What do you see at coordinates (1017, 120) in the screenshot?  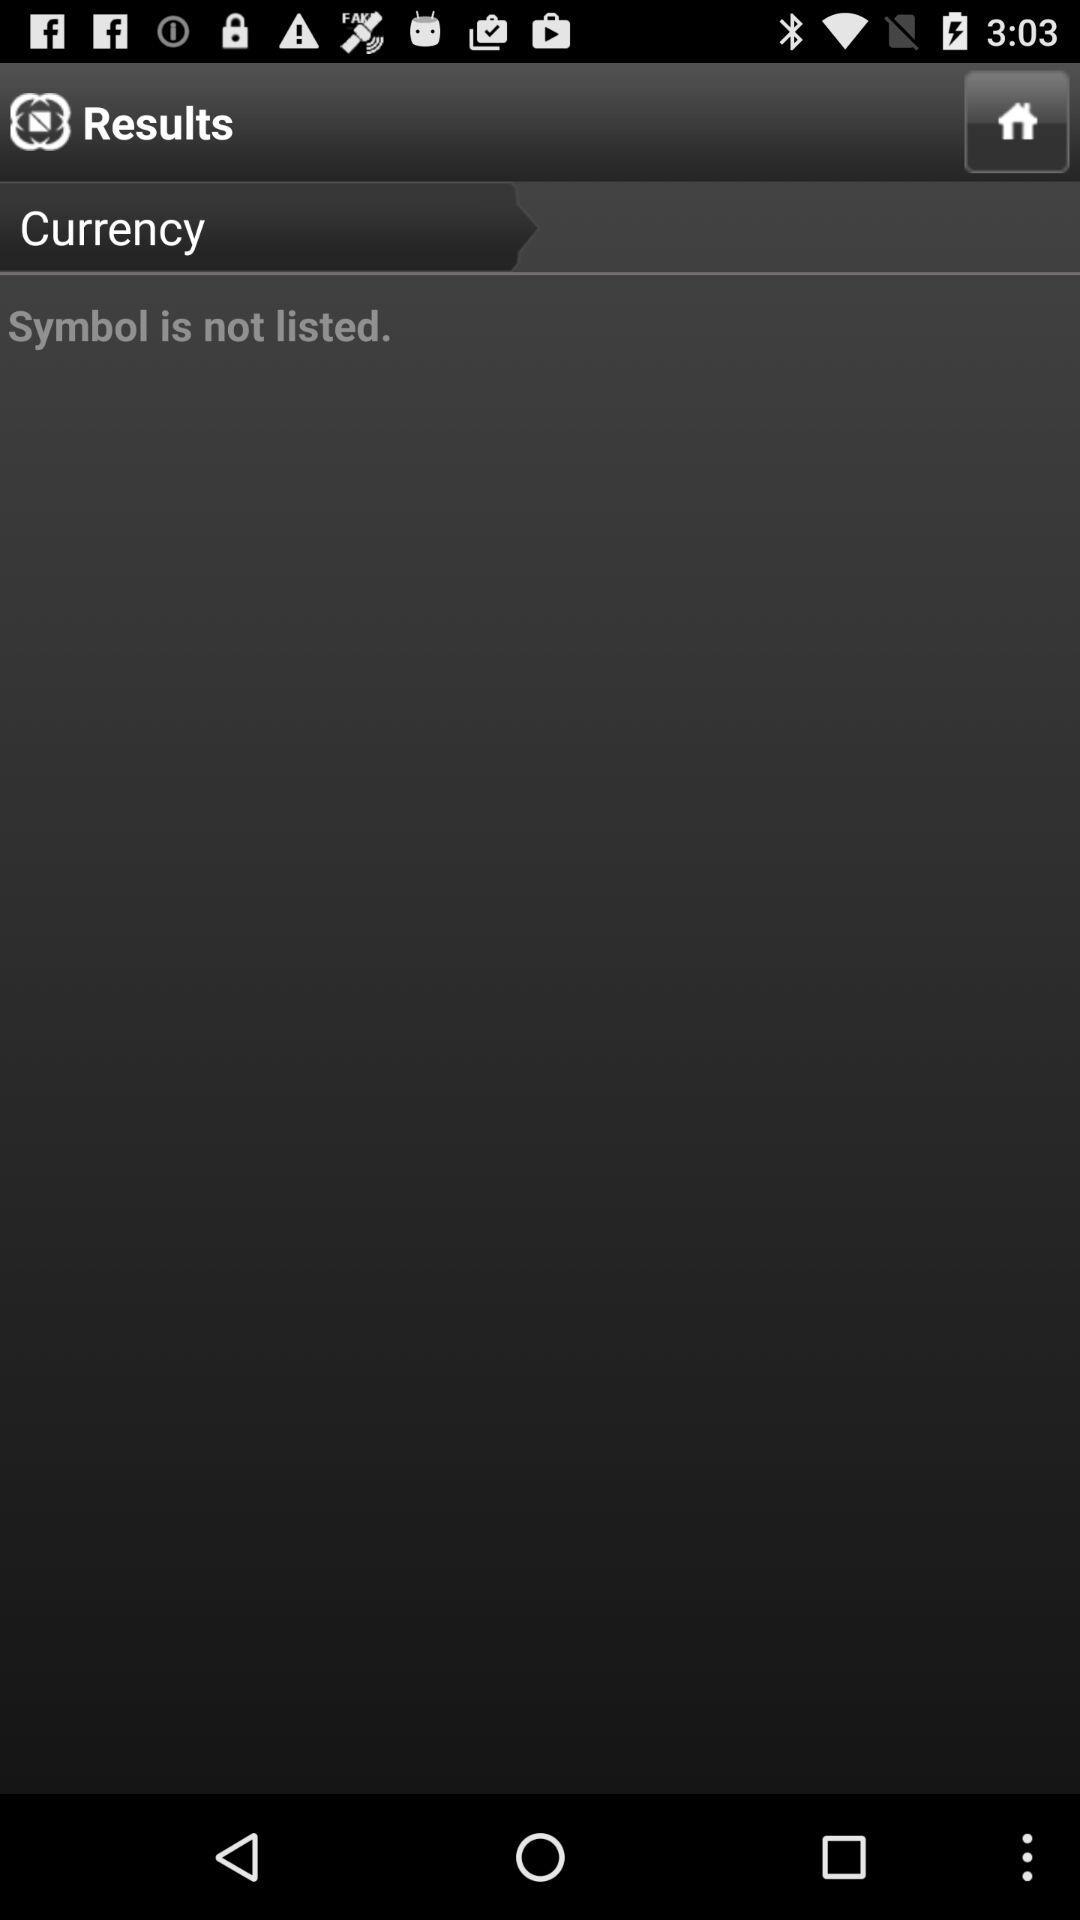 I see `icon at the top right corner` at bounding box center [1017, 120].